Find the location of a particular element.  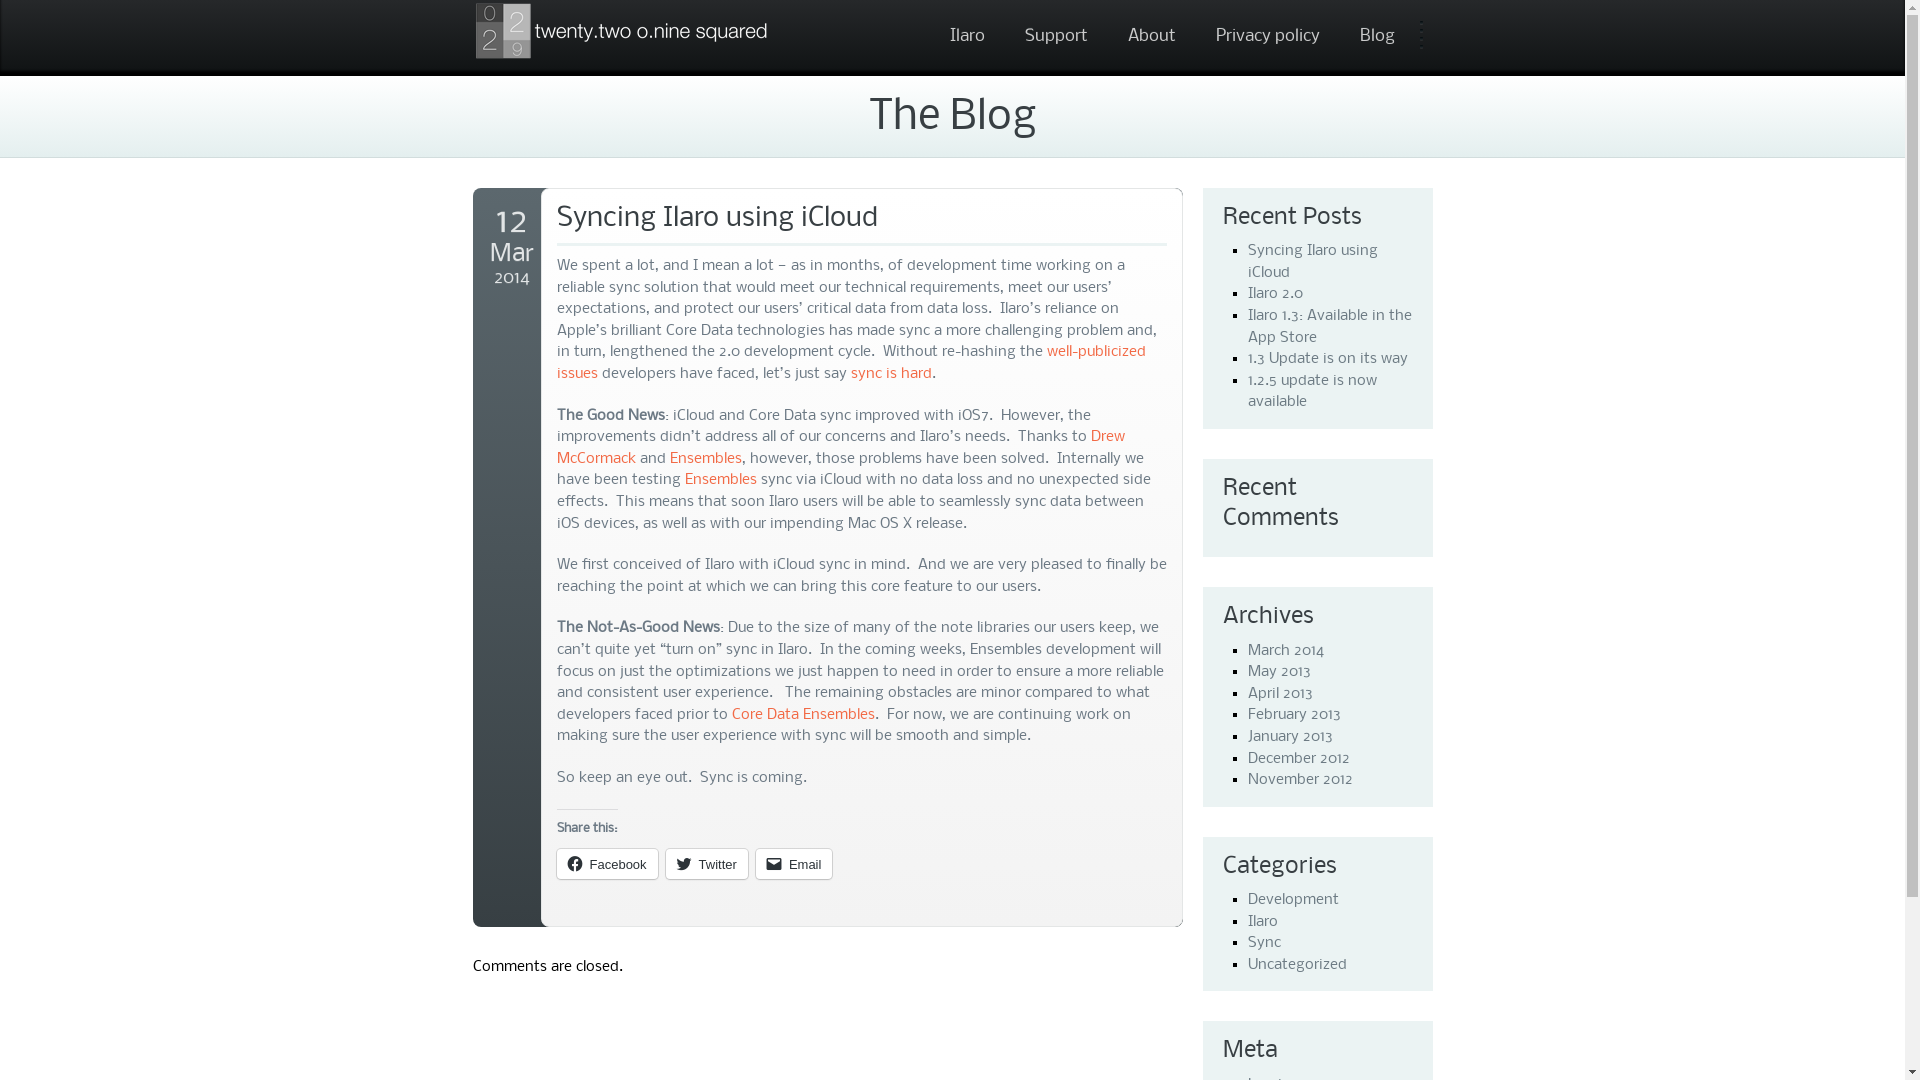

'Ilaro 2.0' is located at coordinates (1274, 293).